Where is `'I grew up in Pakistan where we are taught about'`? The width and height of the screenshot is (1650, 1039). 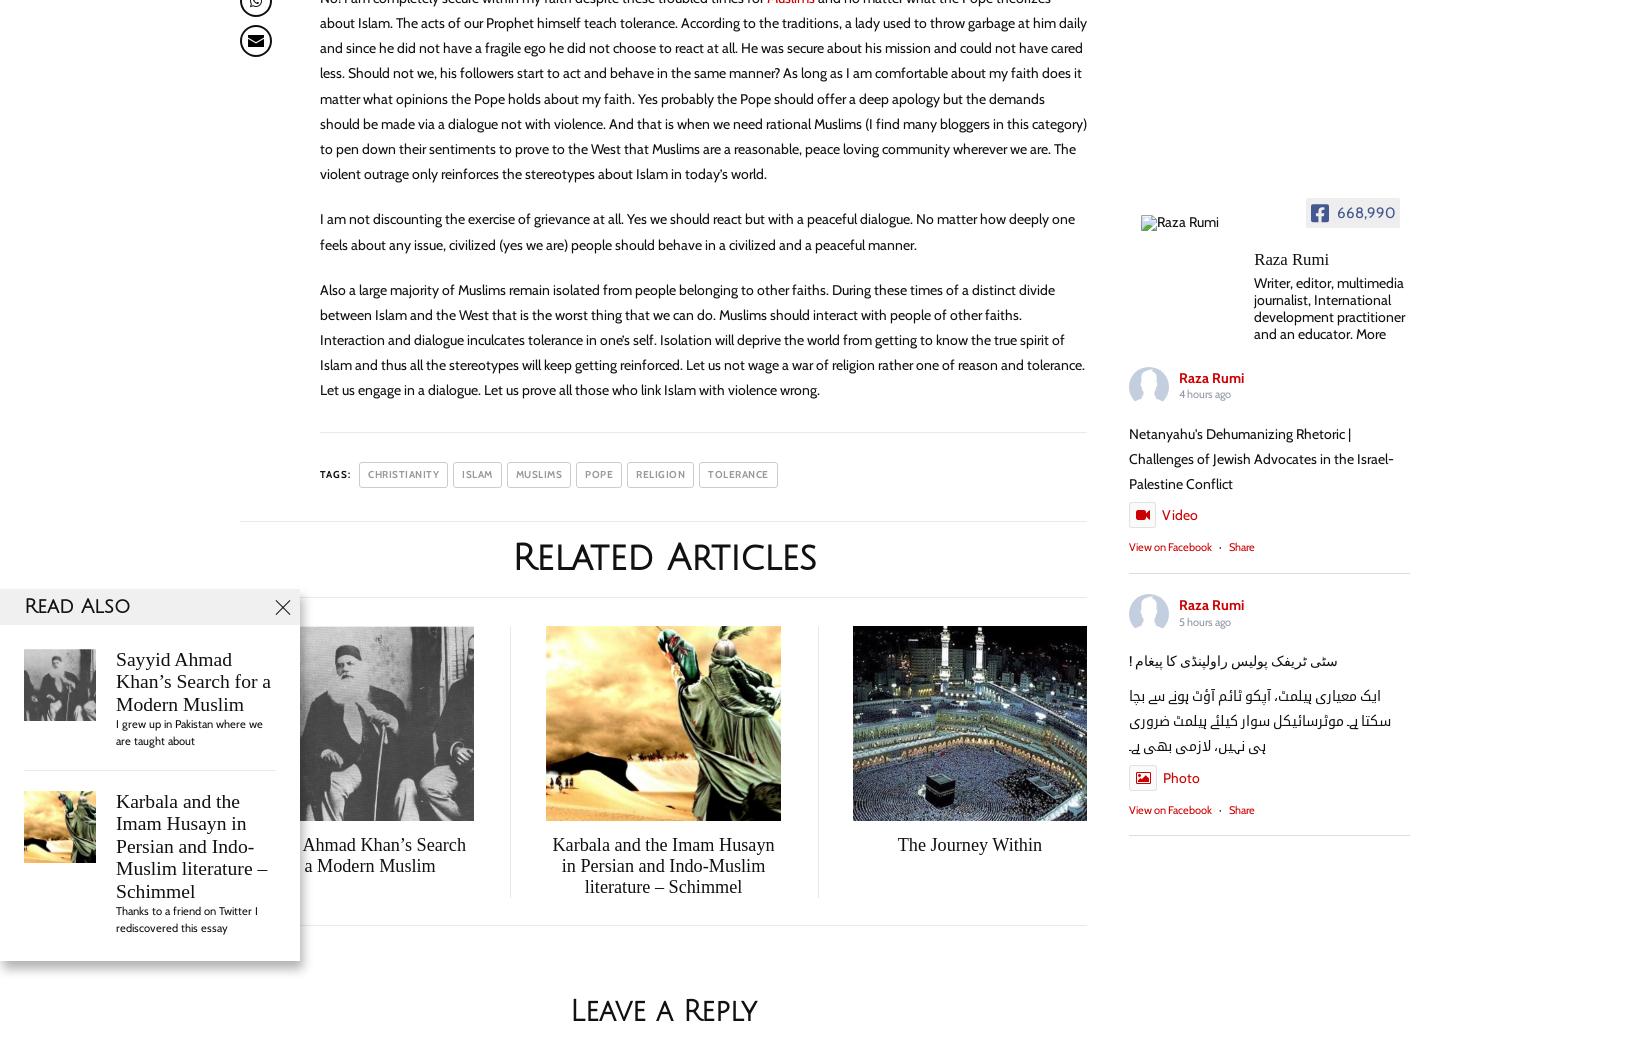
'I grew up in Pakistan where we are taught about' is located at coordinates (189, 730).